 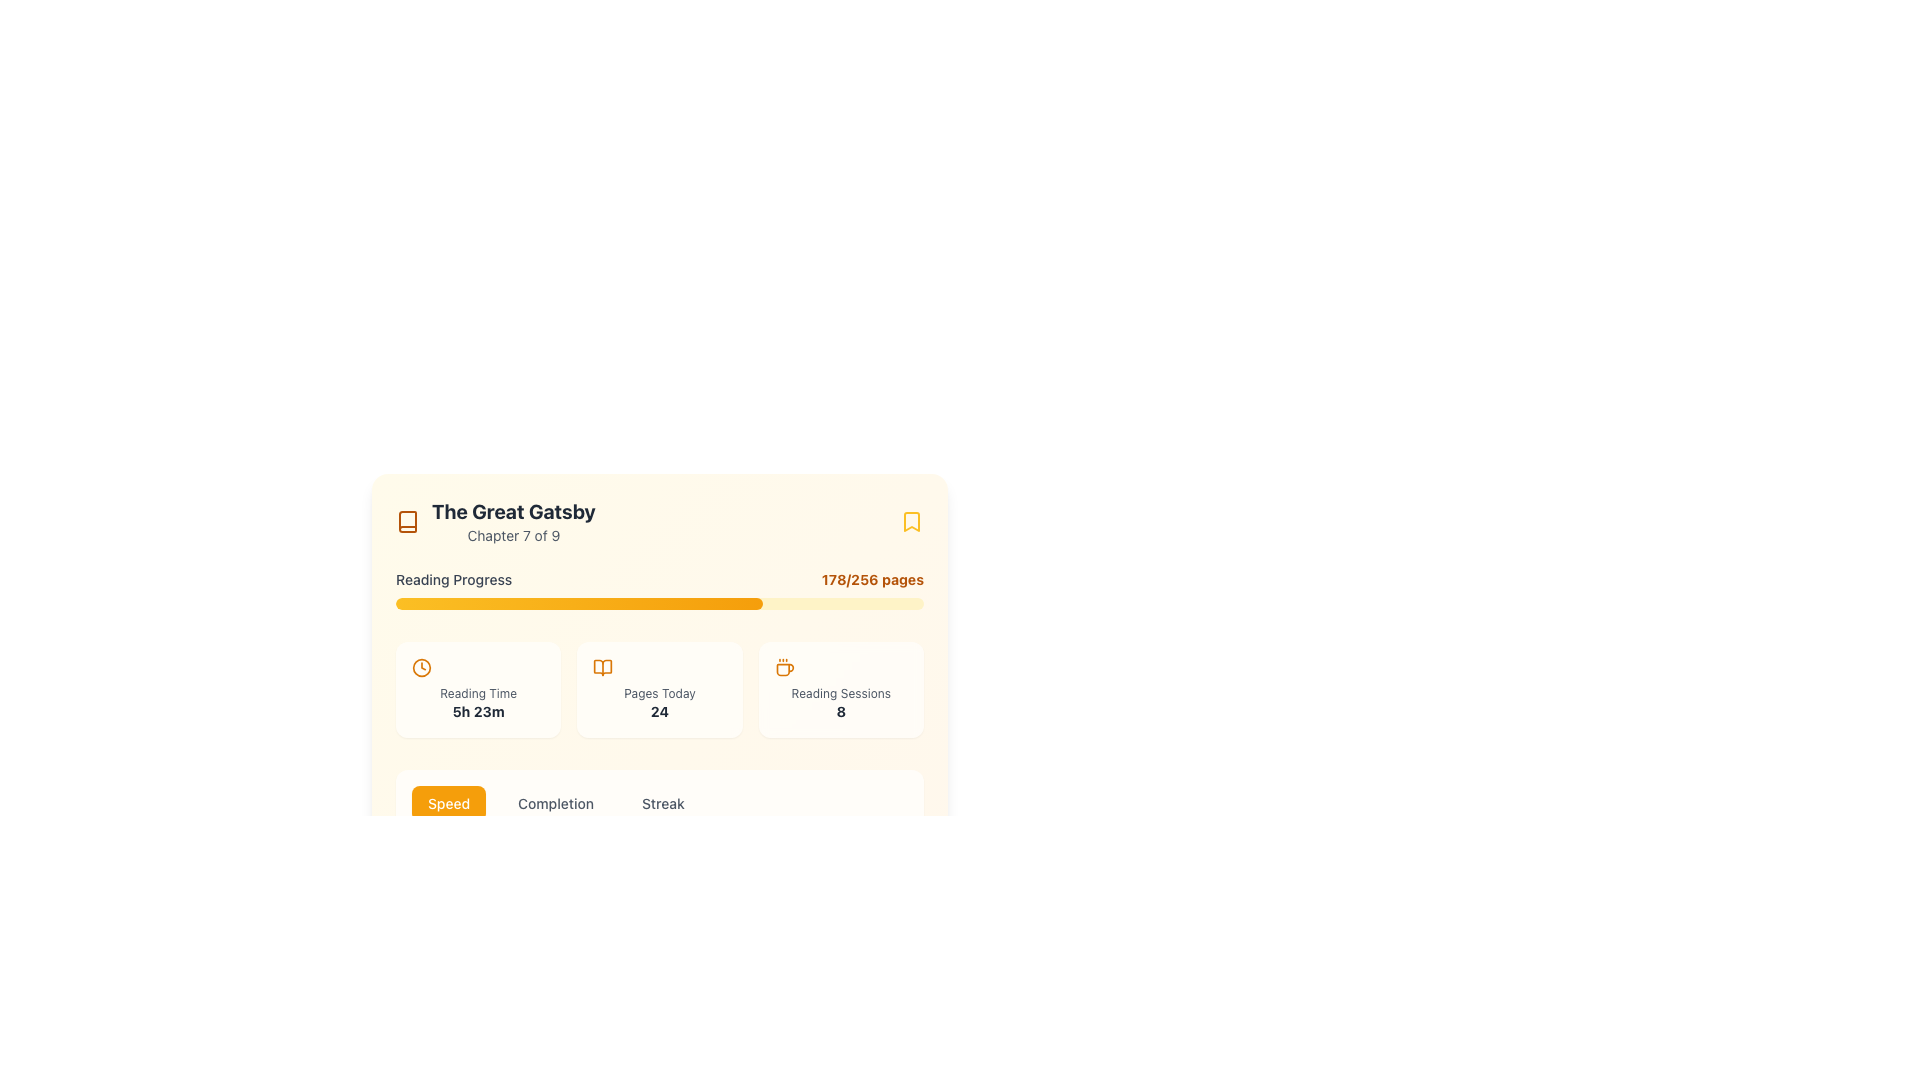 What do you see at coordinates (421, 667) in the screenshot?
I see `the amber clock icon representing 'Reading Time 5h 23m', which is located within a card layout alongside similar containers` at bounding box center [421, 667].